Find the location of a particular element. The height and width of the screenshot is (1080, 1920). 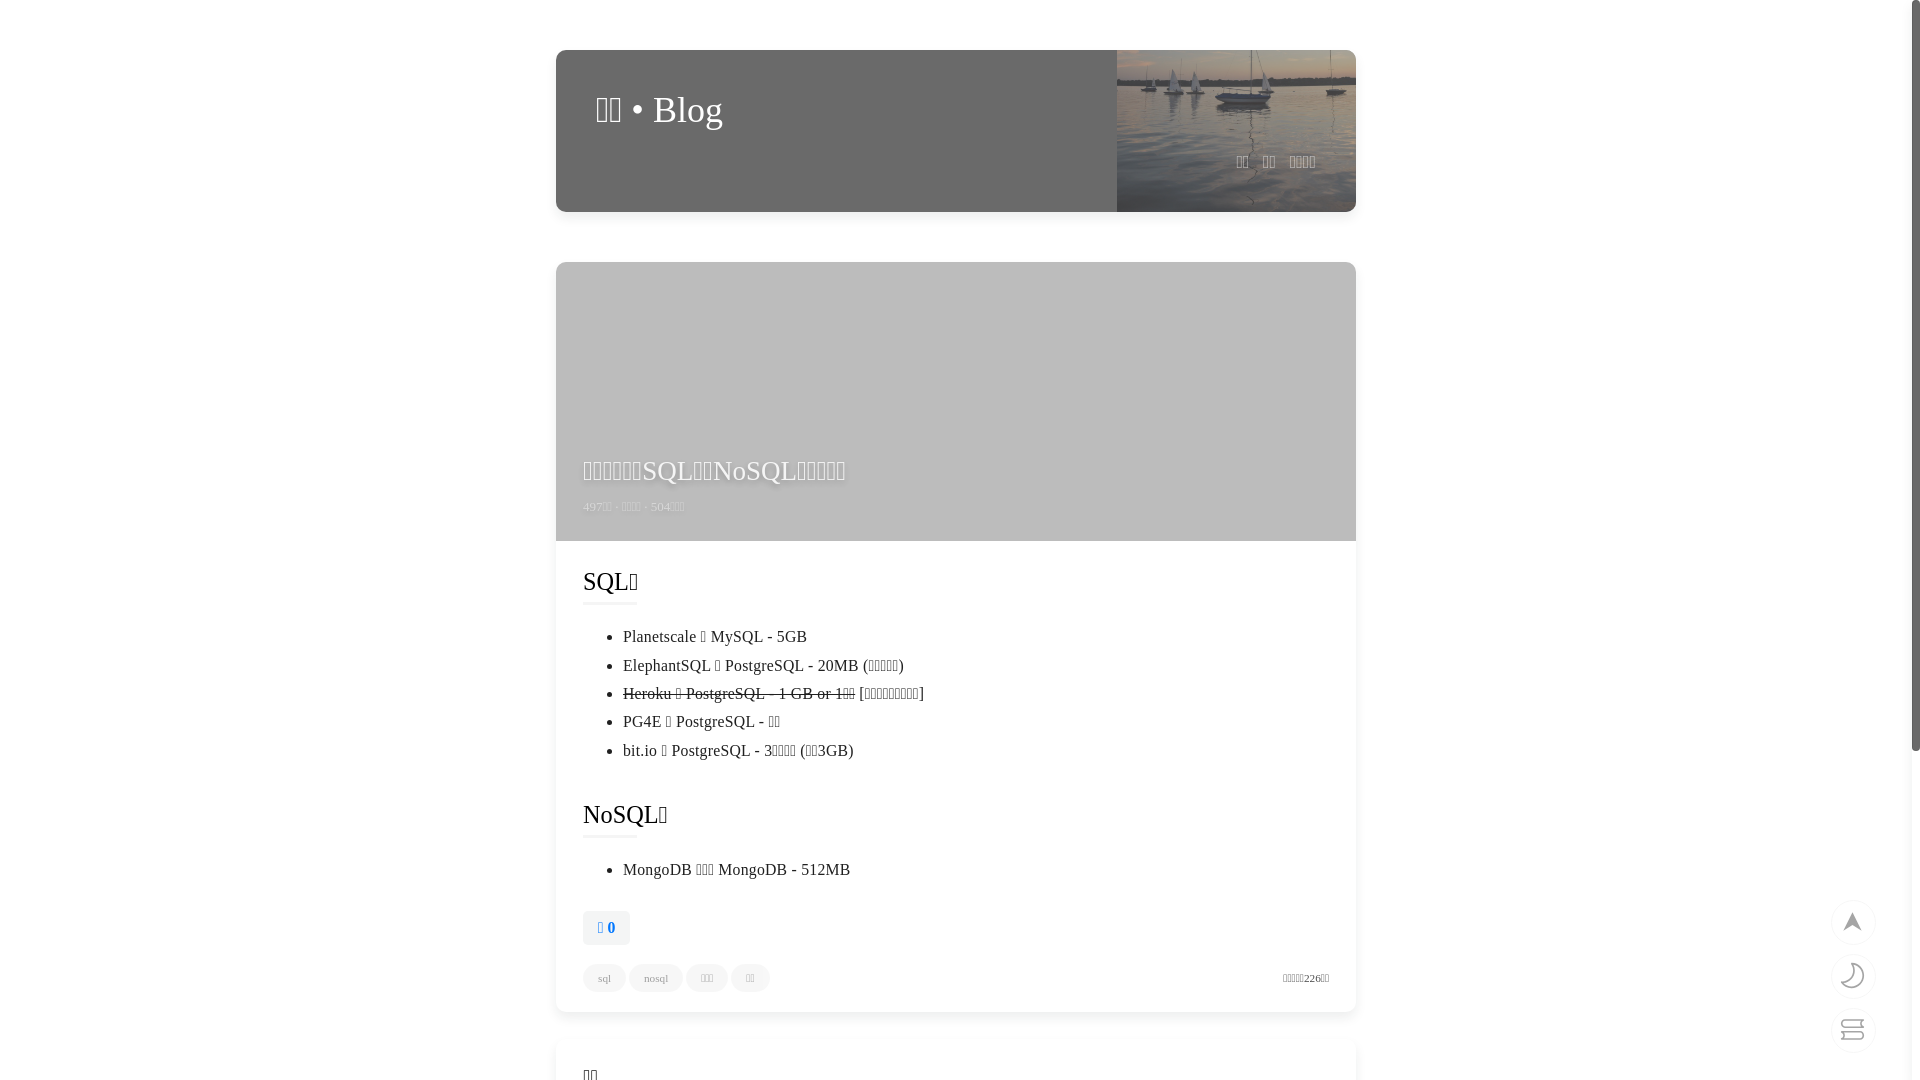

'nosql' is located at coordinates (656, 977).